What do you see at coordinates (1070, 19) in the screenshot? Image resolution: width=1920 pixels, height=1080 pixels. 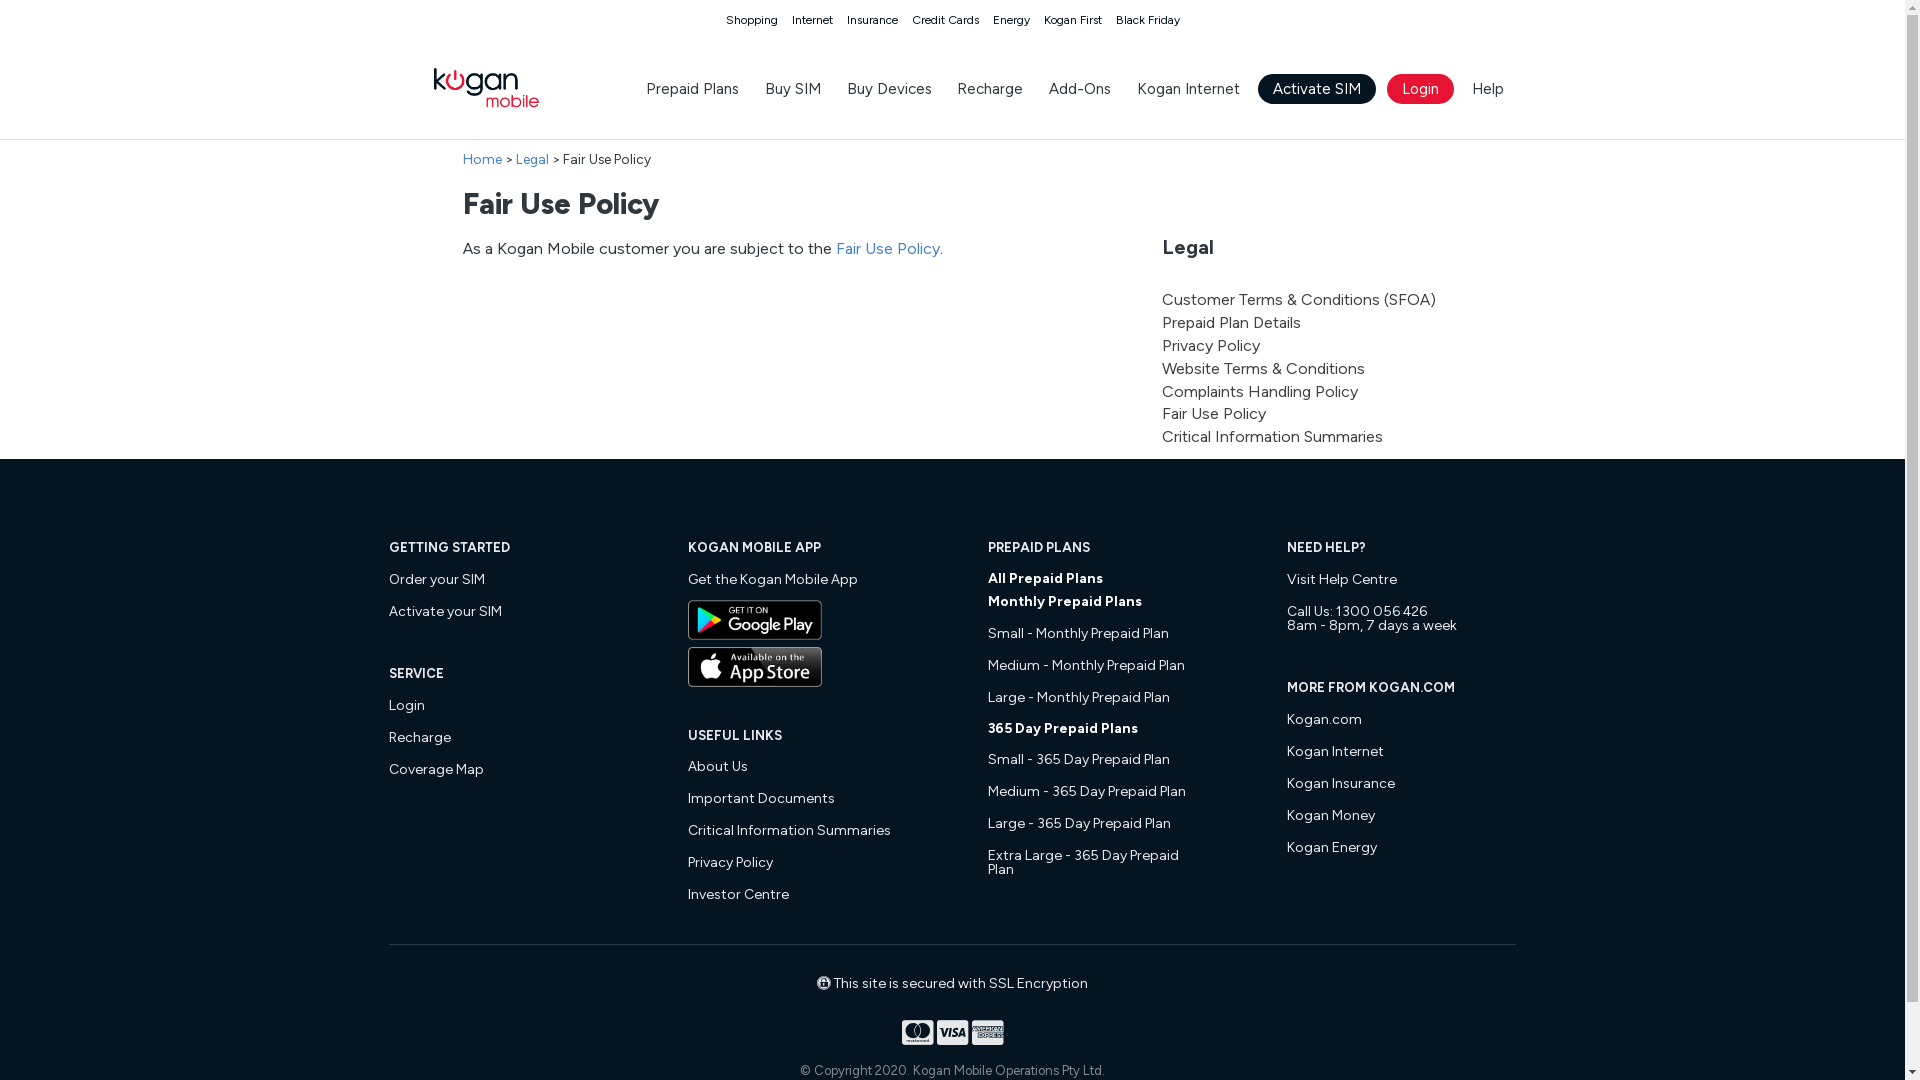 I see `'Kogan First'` at bounding box center [1070, 19].